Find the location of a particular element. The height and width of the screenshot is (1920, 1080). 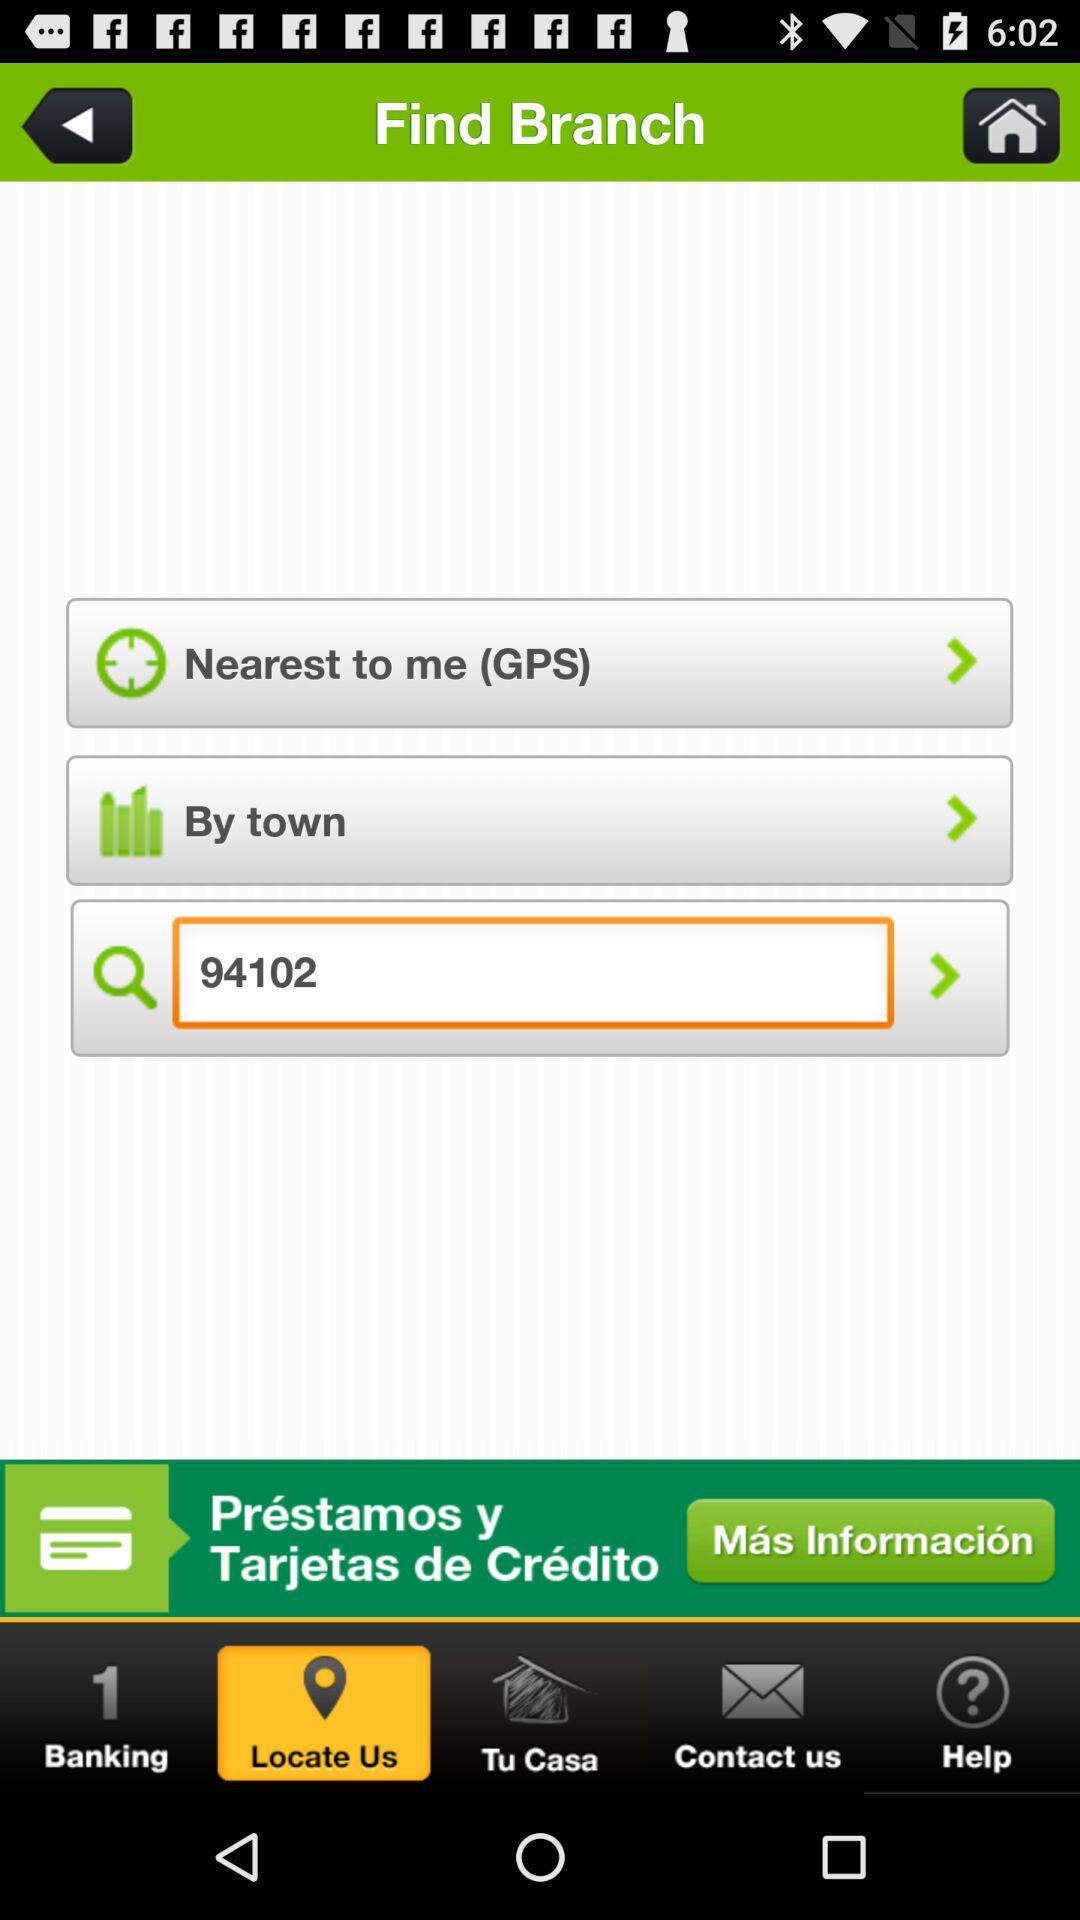

tap on locate us is located at coordinates (323, 1707).